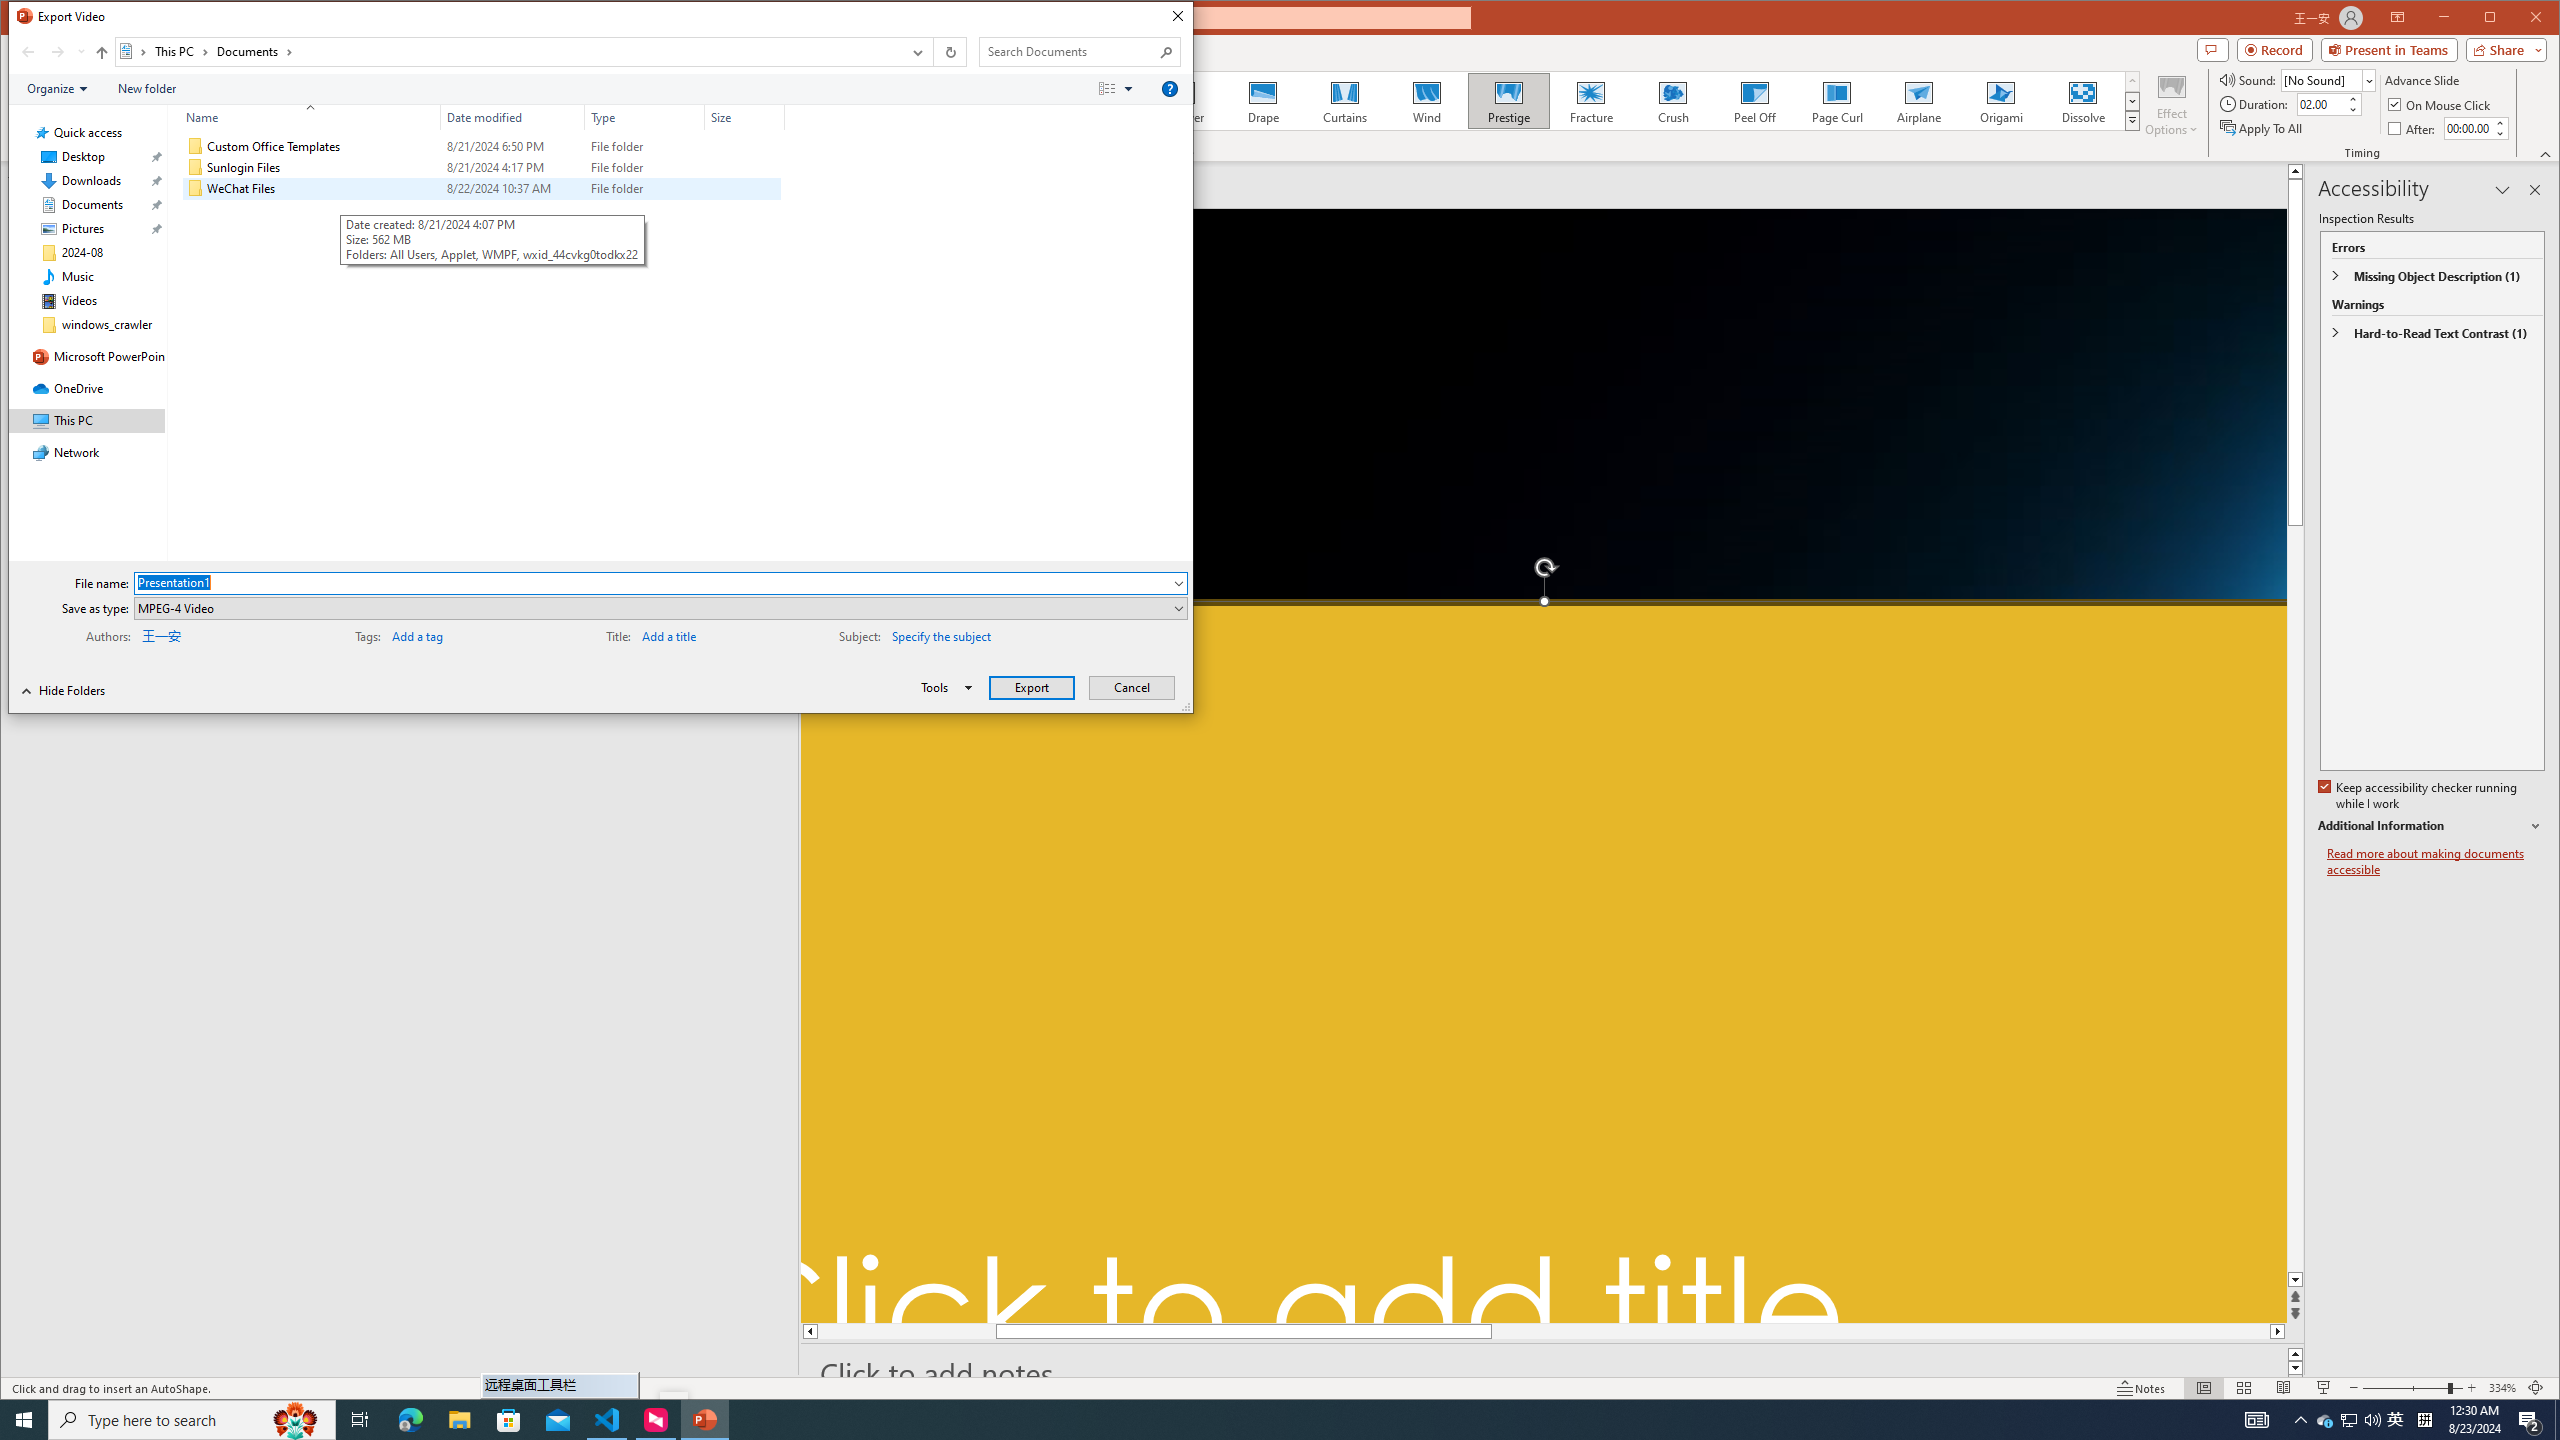 This screenshot has height=1440, width=2560. I want to click on 'Peel Off', so click(1756, 100).